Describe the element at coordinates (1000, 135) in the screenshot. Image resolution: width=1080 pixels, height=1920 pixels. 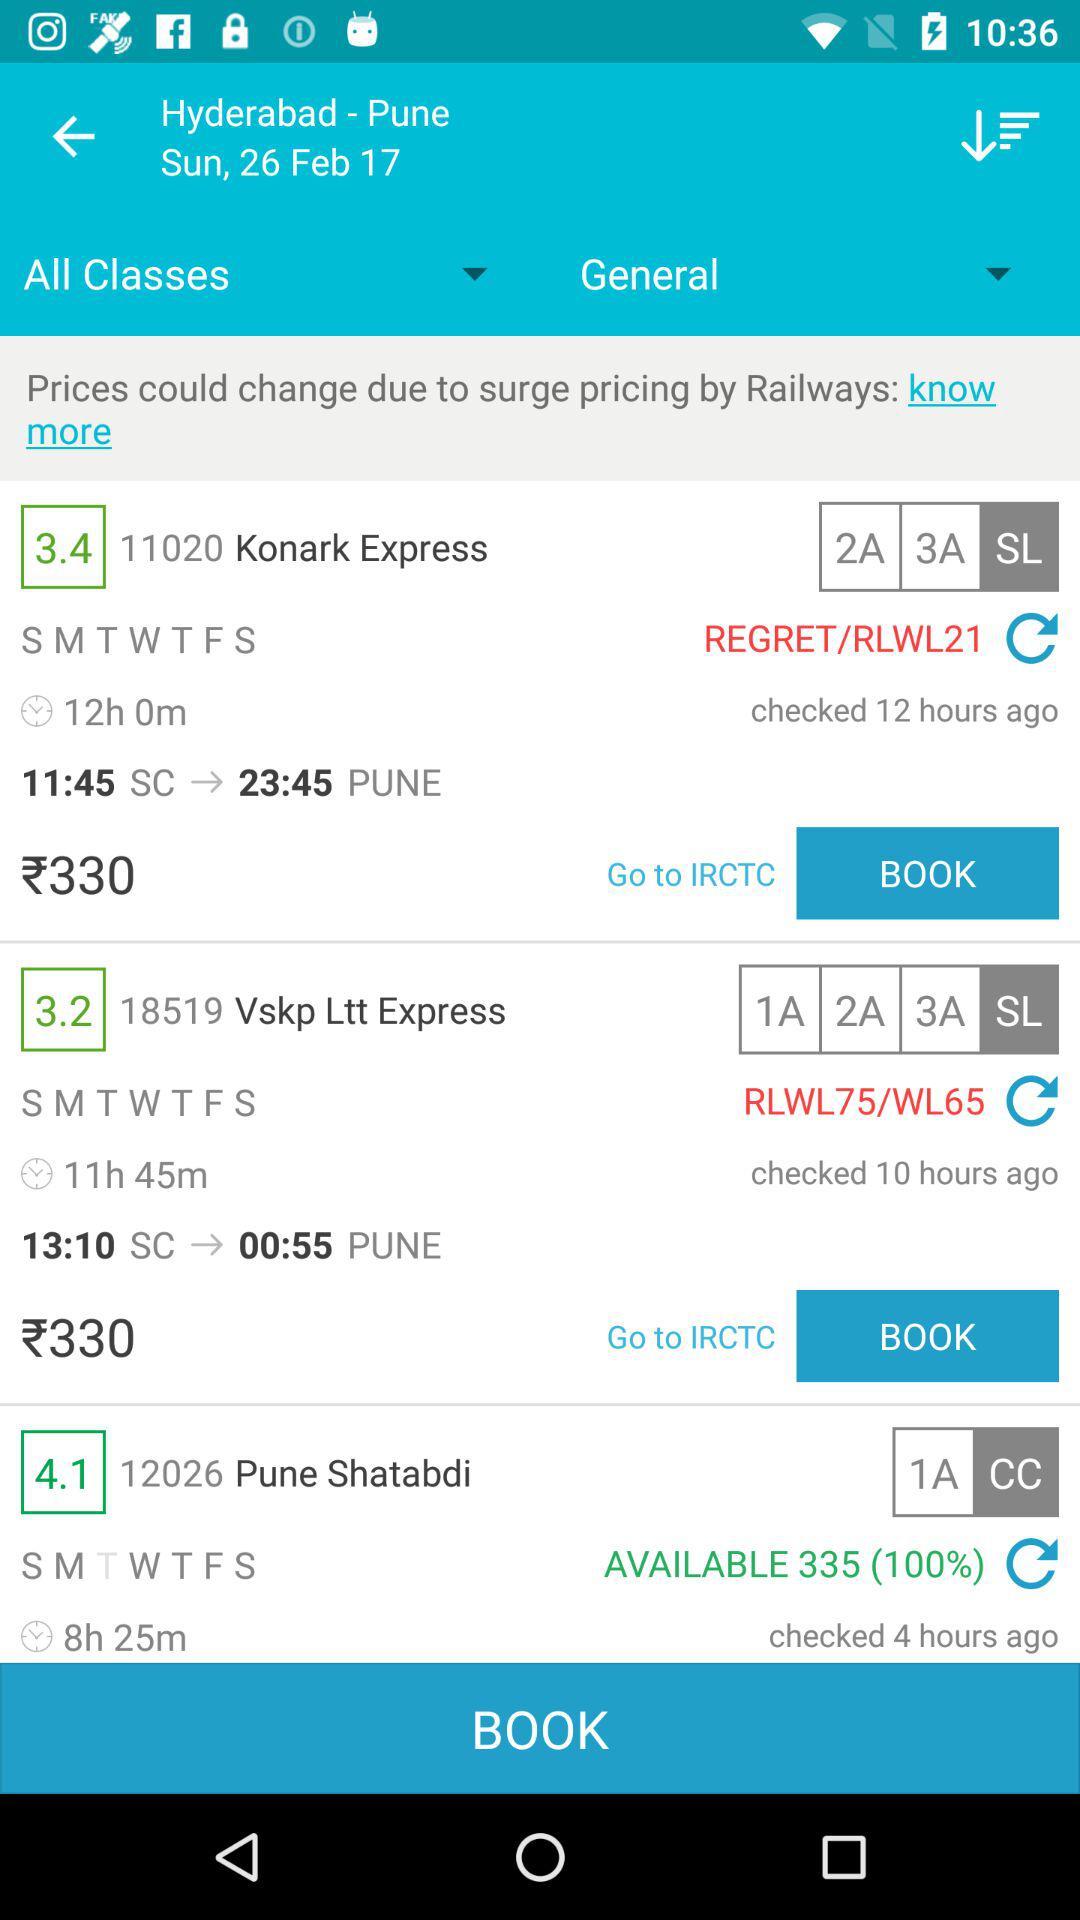
I see `change filters` at that location.